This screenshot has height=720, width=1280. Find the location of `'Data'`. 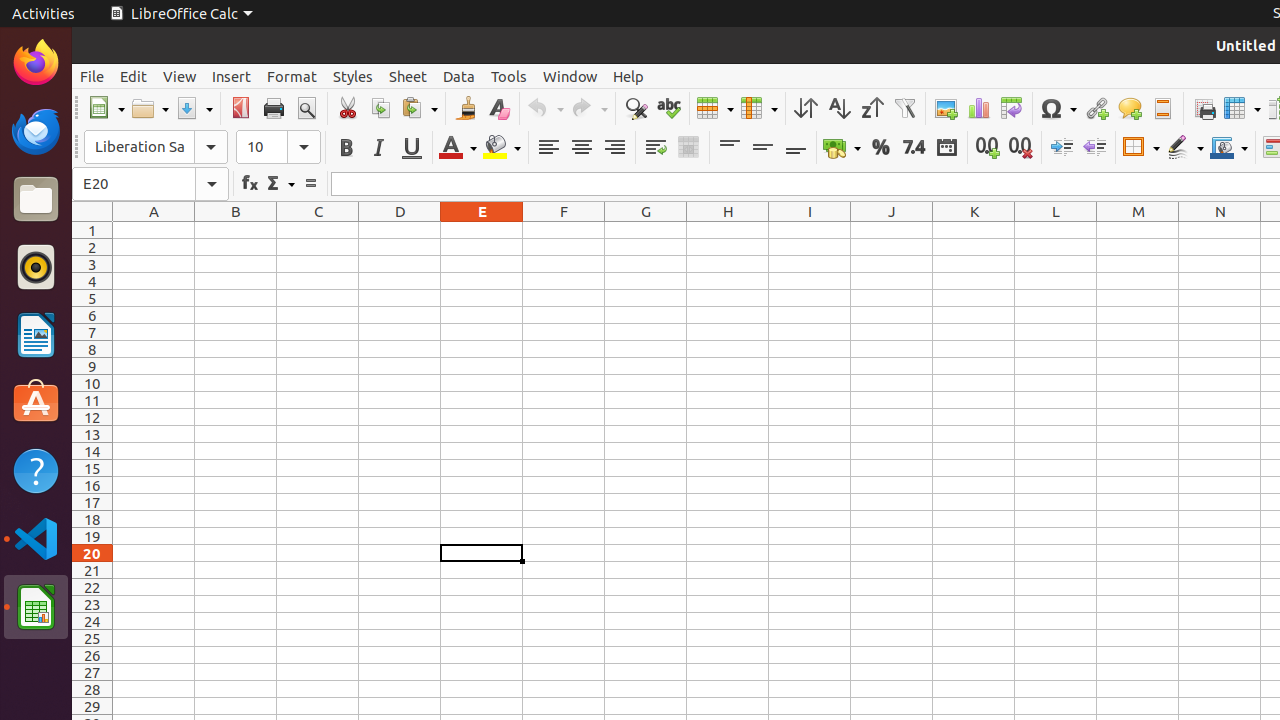

'Data' is located at coordinates (458, 75).